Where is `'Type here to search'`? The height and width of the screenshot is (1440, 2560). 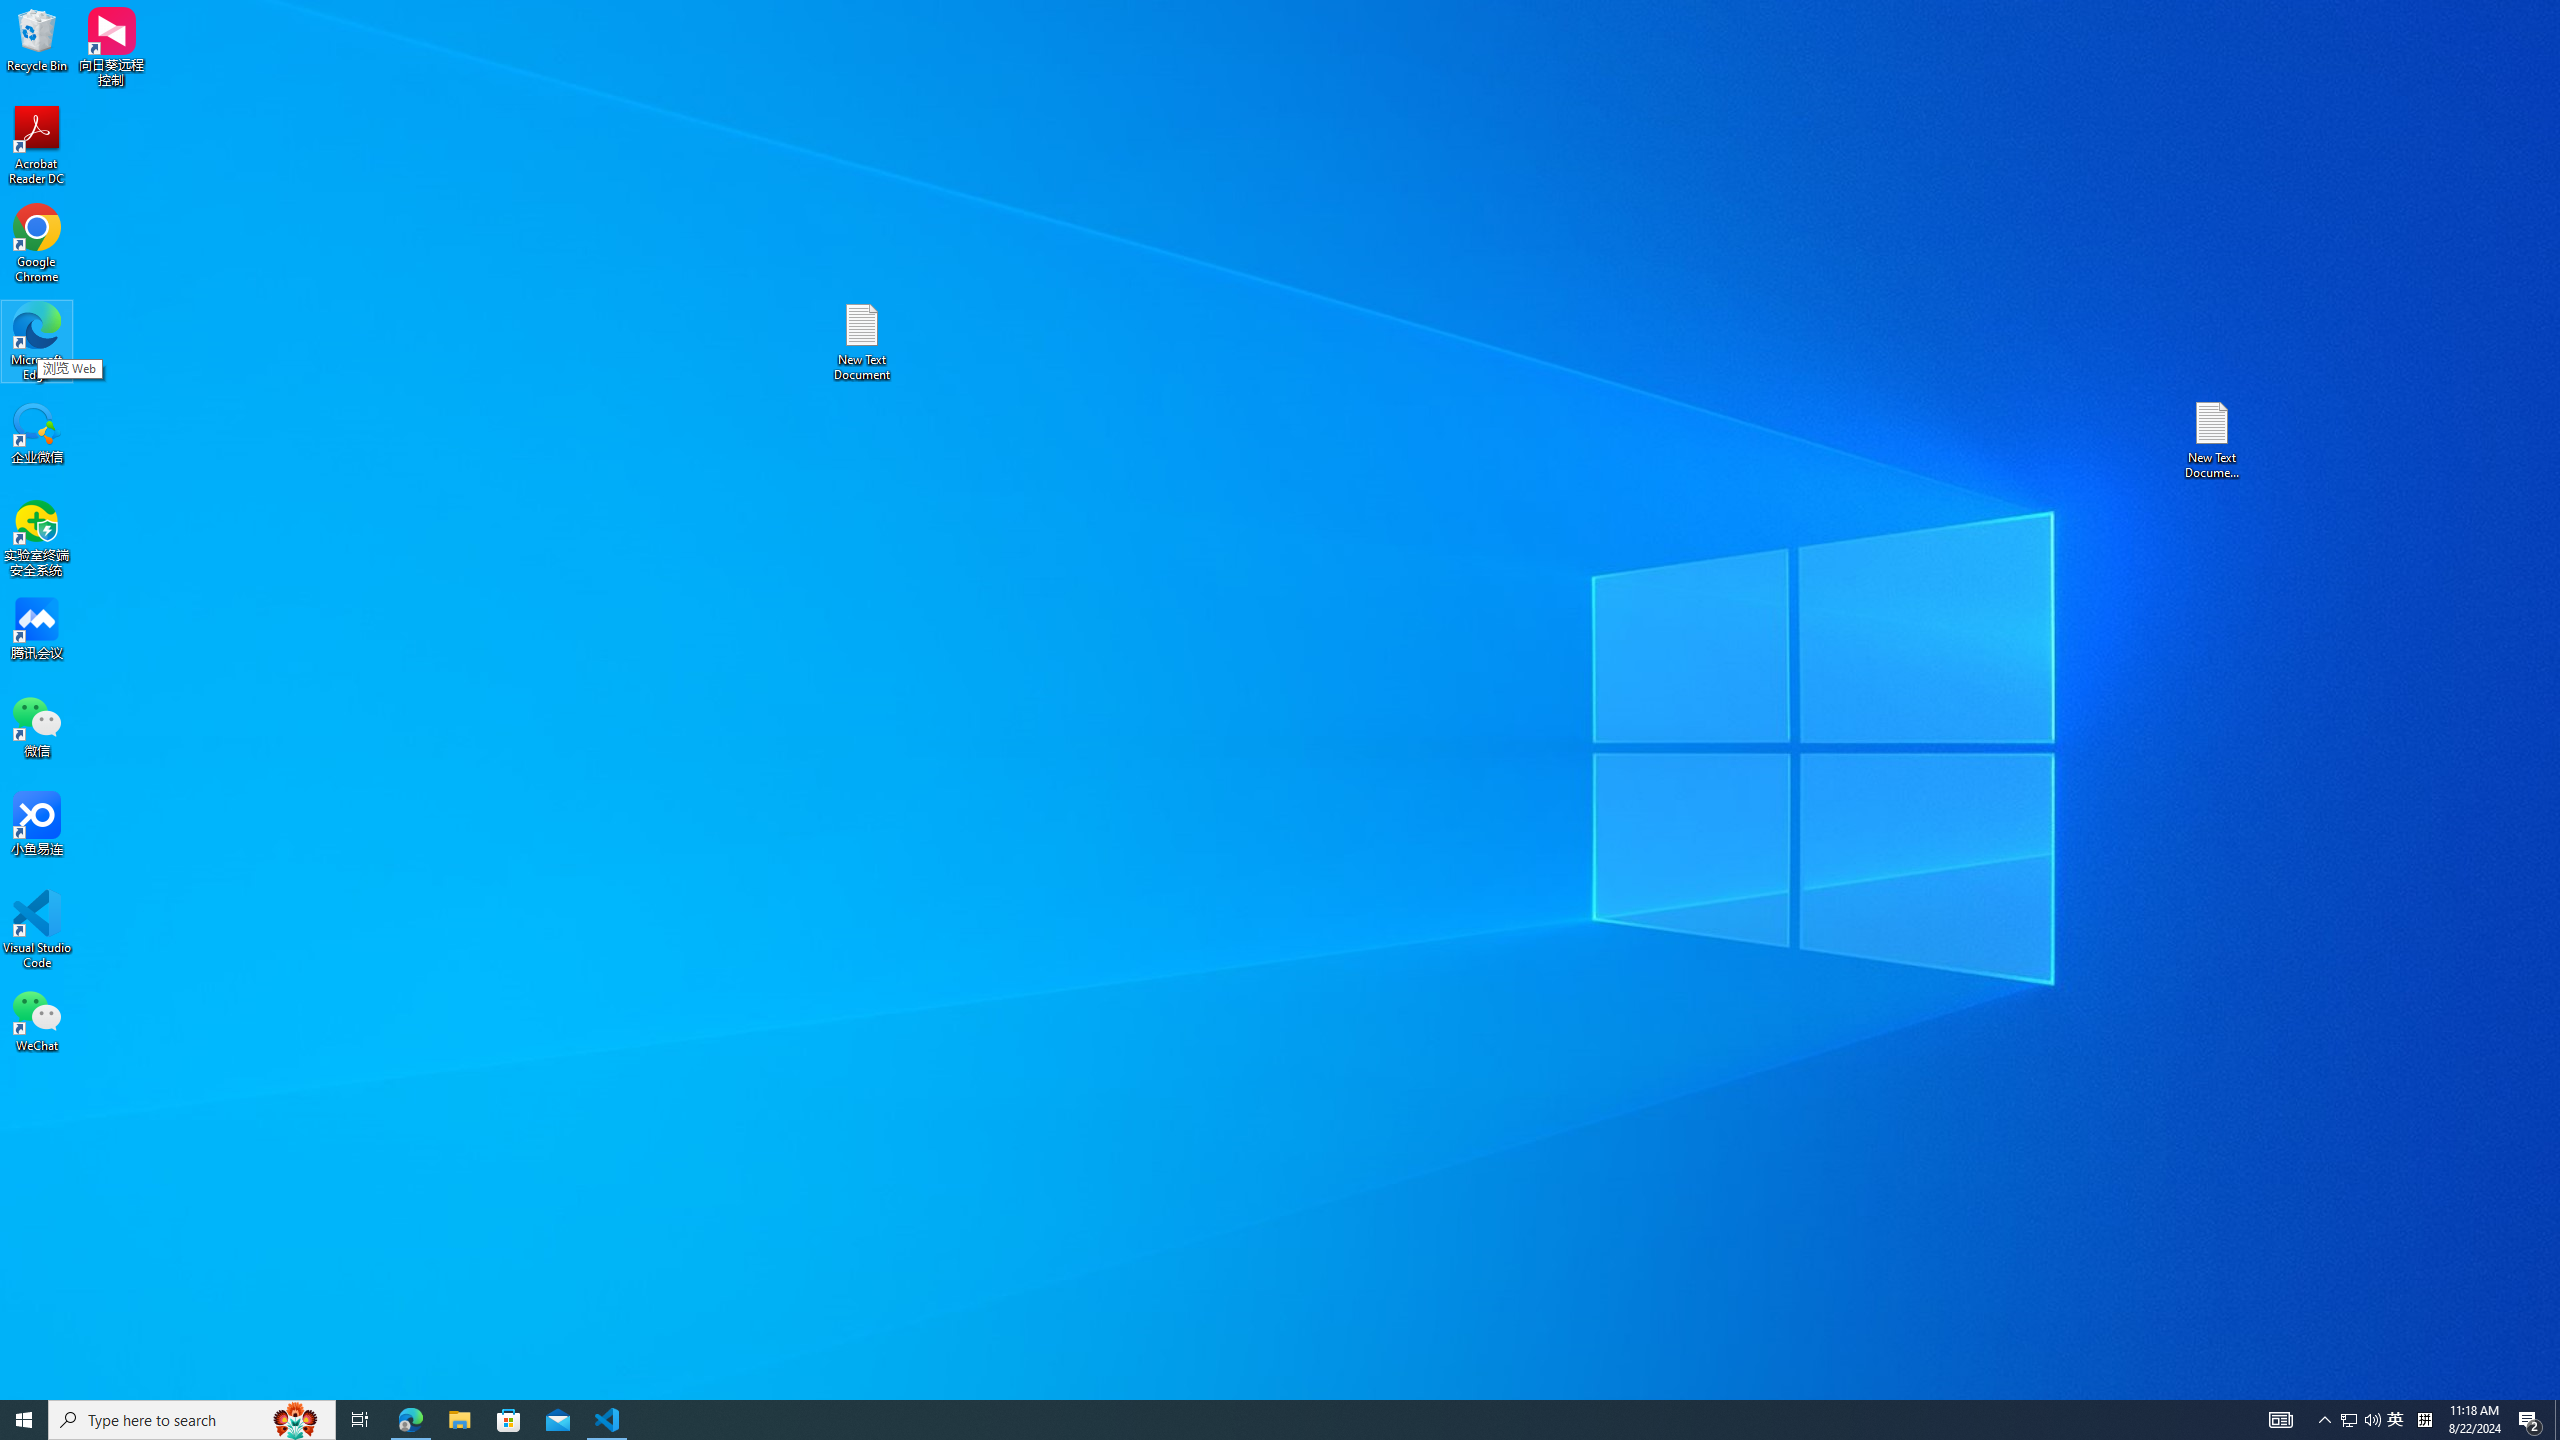 'Type here to search' is located at coordinates (191, 1418).